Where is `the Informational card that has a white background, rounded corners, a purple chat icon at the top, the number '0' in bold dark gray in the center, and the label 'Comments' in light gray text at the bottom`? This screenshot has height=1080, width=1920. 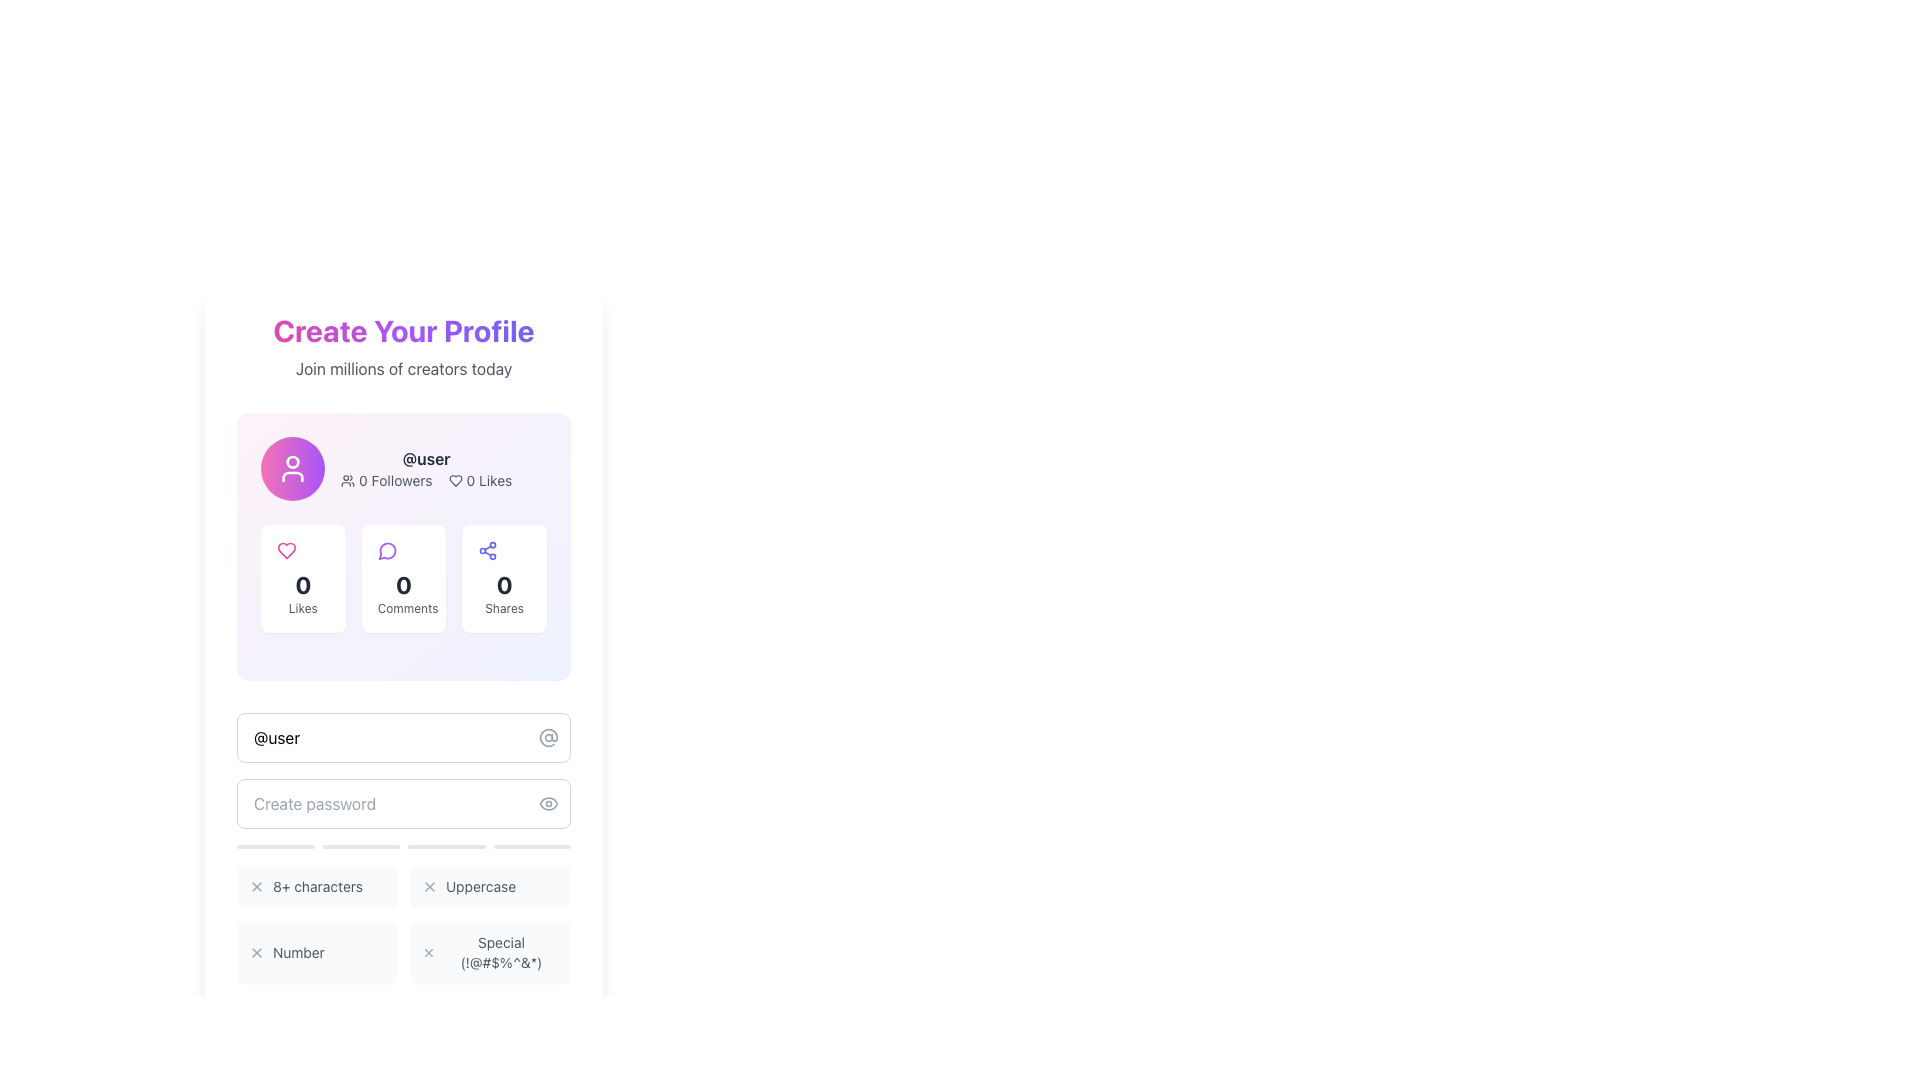 the Informational card that has a white background, rounded corners, a purple chat icon at the top, the number '0' in bold dark gray in the center, and the label 'Comments' in light gray text at the bottom is located at coordinates (402, 578).